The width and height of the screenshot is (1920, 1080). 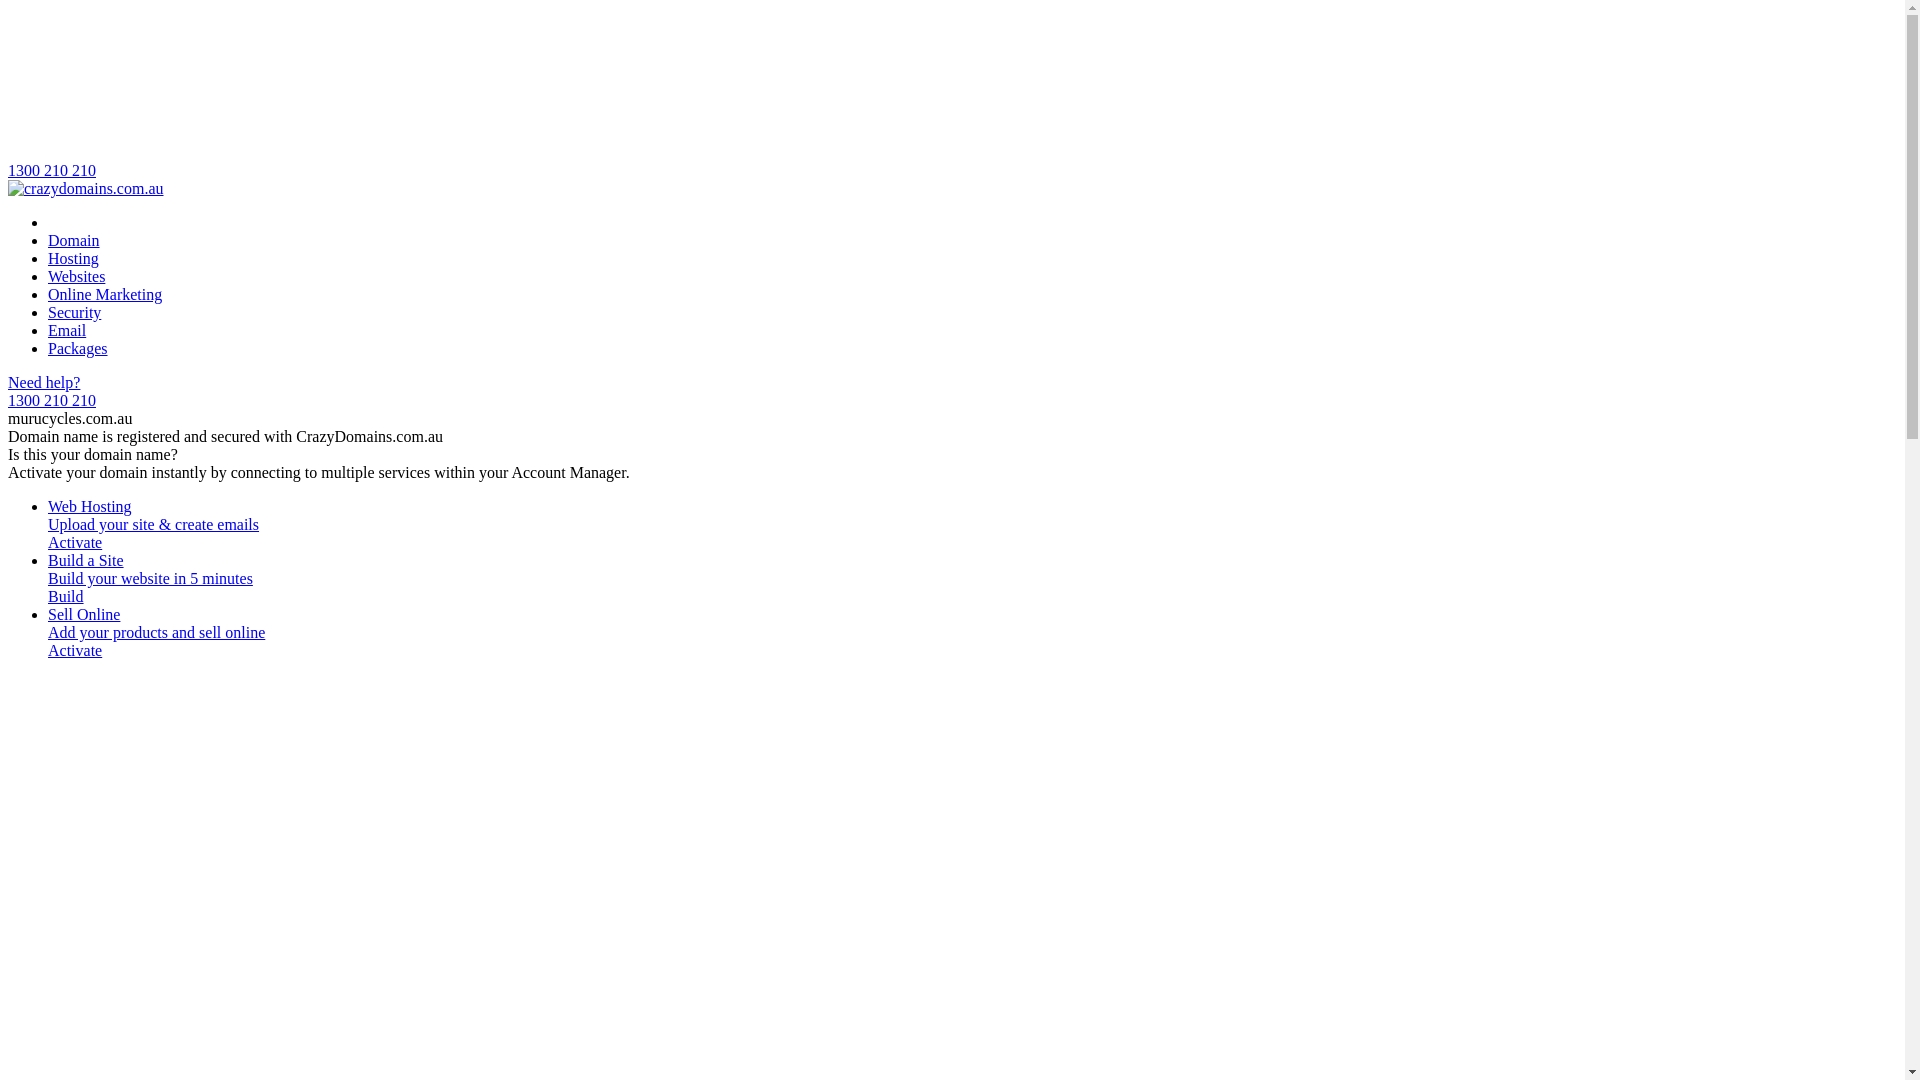 I want to click on 'Online Marketing', so click(x=104, y=294).